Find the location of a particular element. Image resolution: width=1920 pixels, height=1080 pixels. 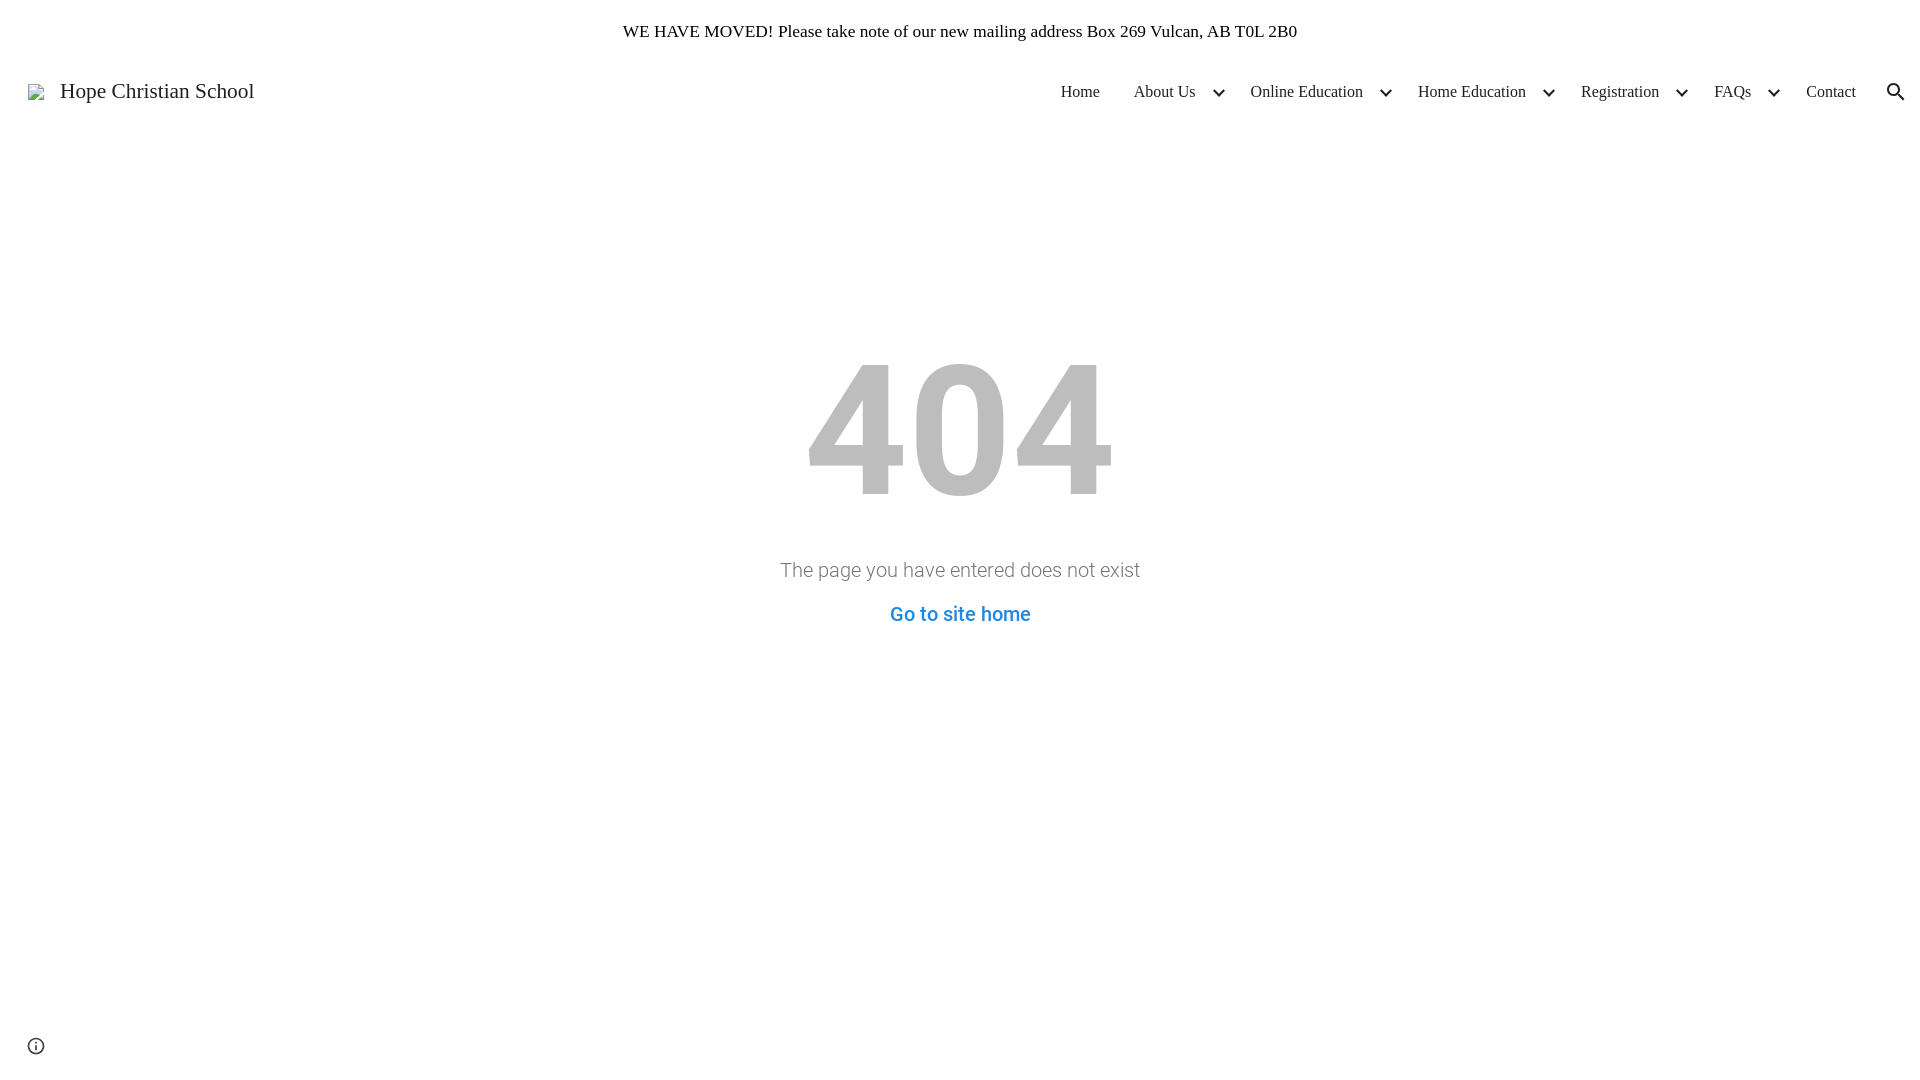

'Registration' is located at coordinates (1620, 92).